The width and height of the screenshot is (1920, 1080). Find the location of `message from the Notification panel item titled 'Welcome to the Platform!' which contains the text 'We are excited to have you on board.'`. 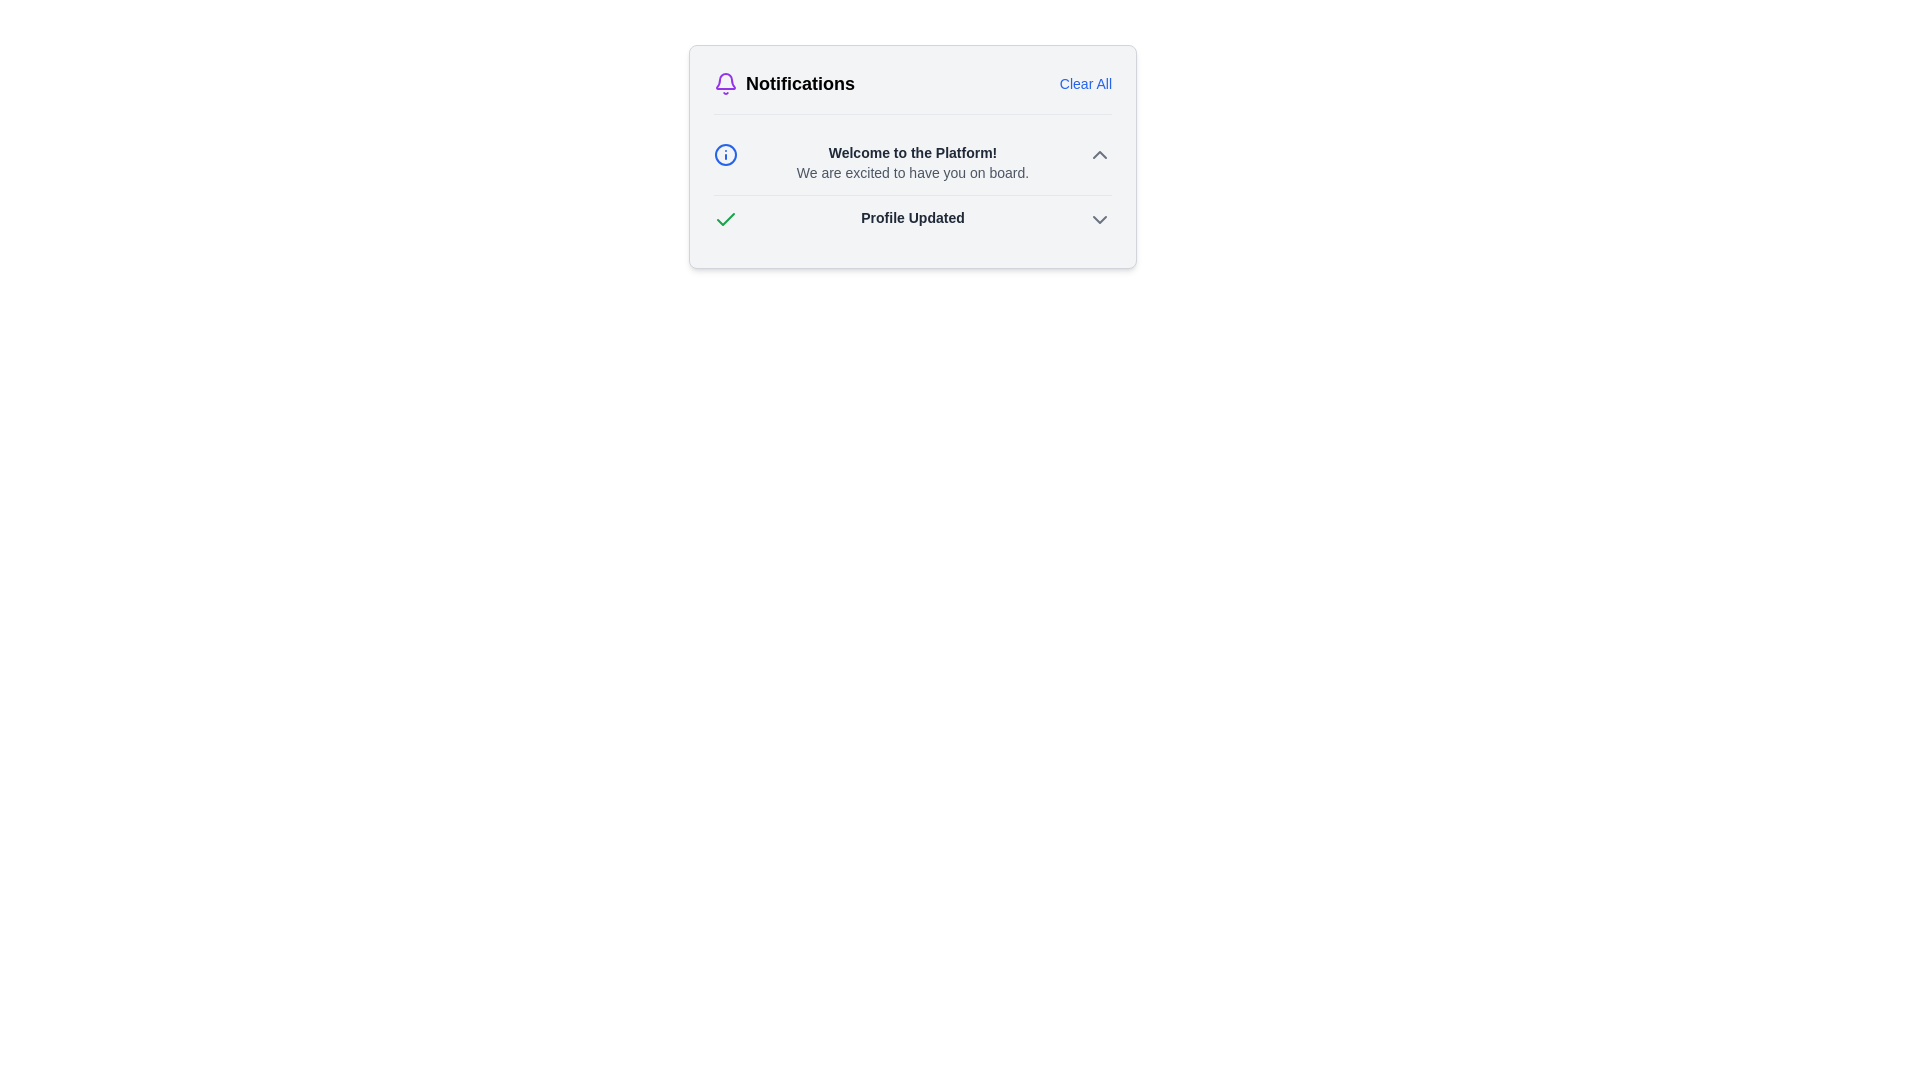

message from the Notification panel item titled 'Welcome to the Platform!' which contains the text 'We are excited to have you on board.' is located at coordinates (911, 161).